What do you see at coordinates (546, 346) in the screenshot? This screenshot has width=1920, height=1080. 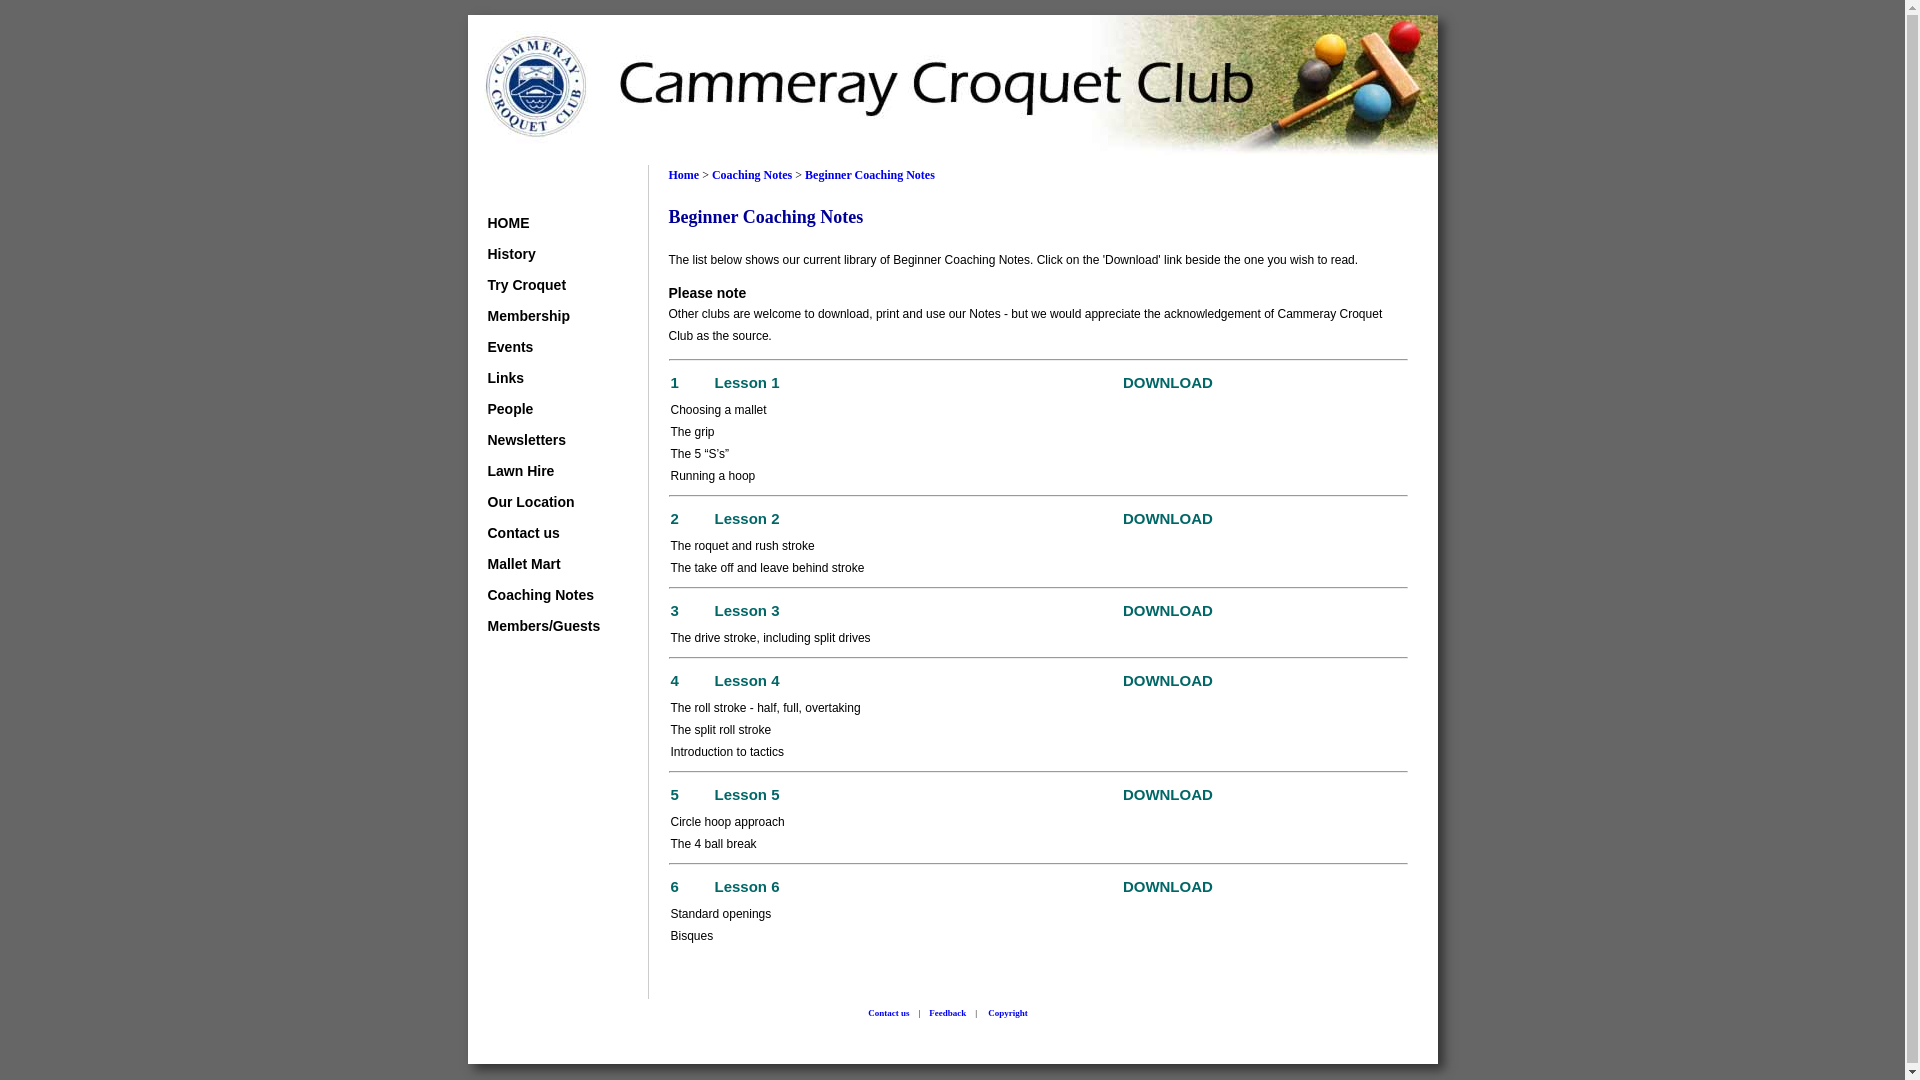 I see `'Events'` at bounding box center [546, 346].